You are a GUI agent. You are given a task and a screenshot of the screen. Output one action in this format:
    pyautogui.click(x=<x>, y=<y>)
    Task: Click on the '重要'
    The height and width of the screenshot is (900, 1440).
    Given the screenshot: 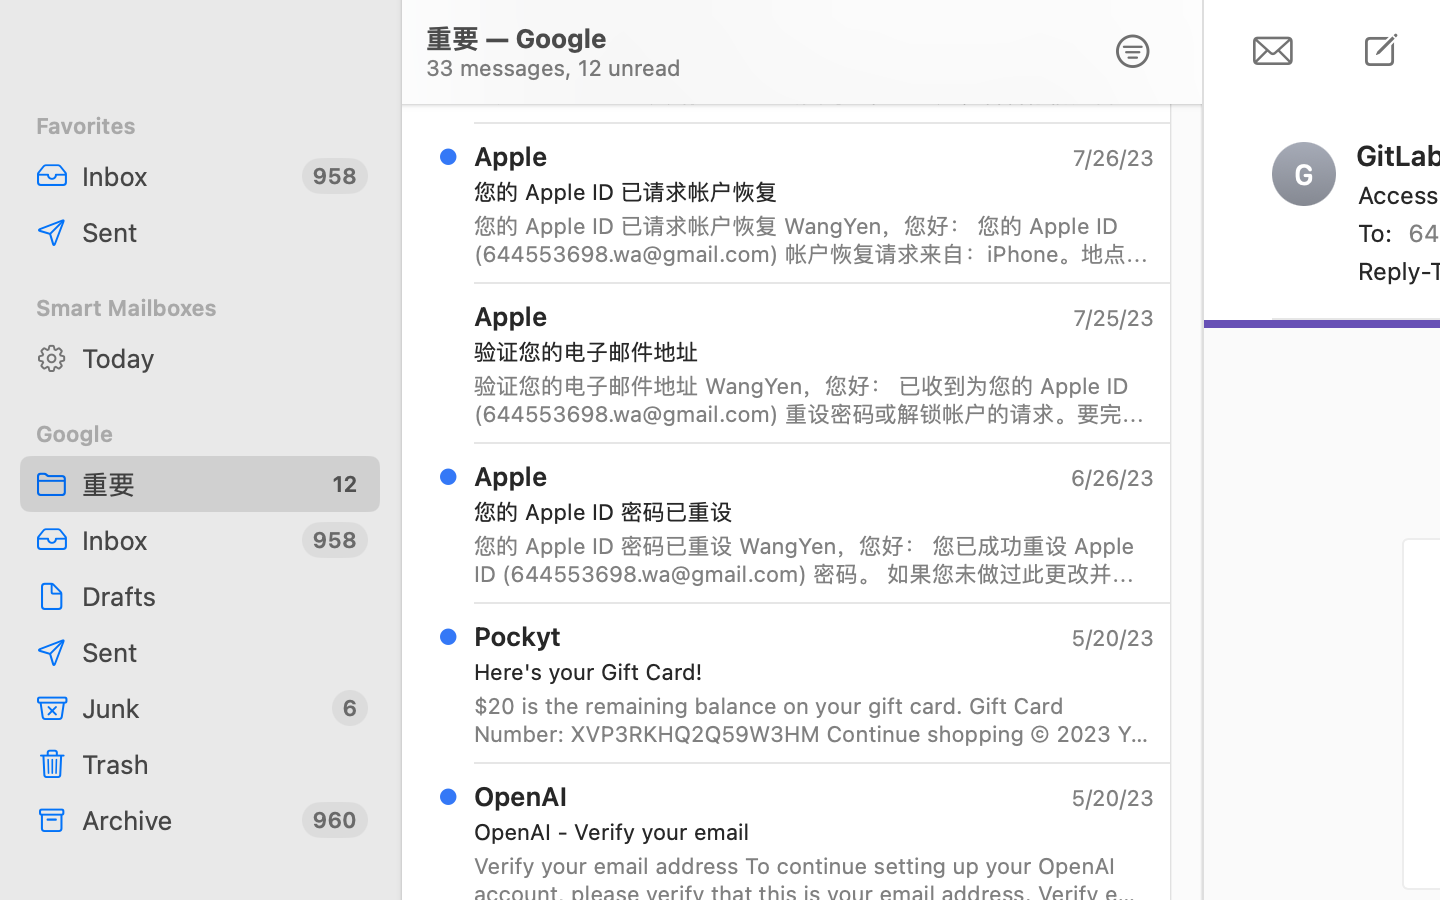 What is the action you would take?
    pyautogui.click(x=193, y=483)
    